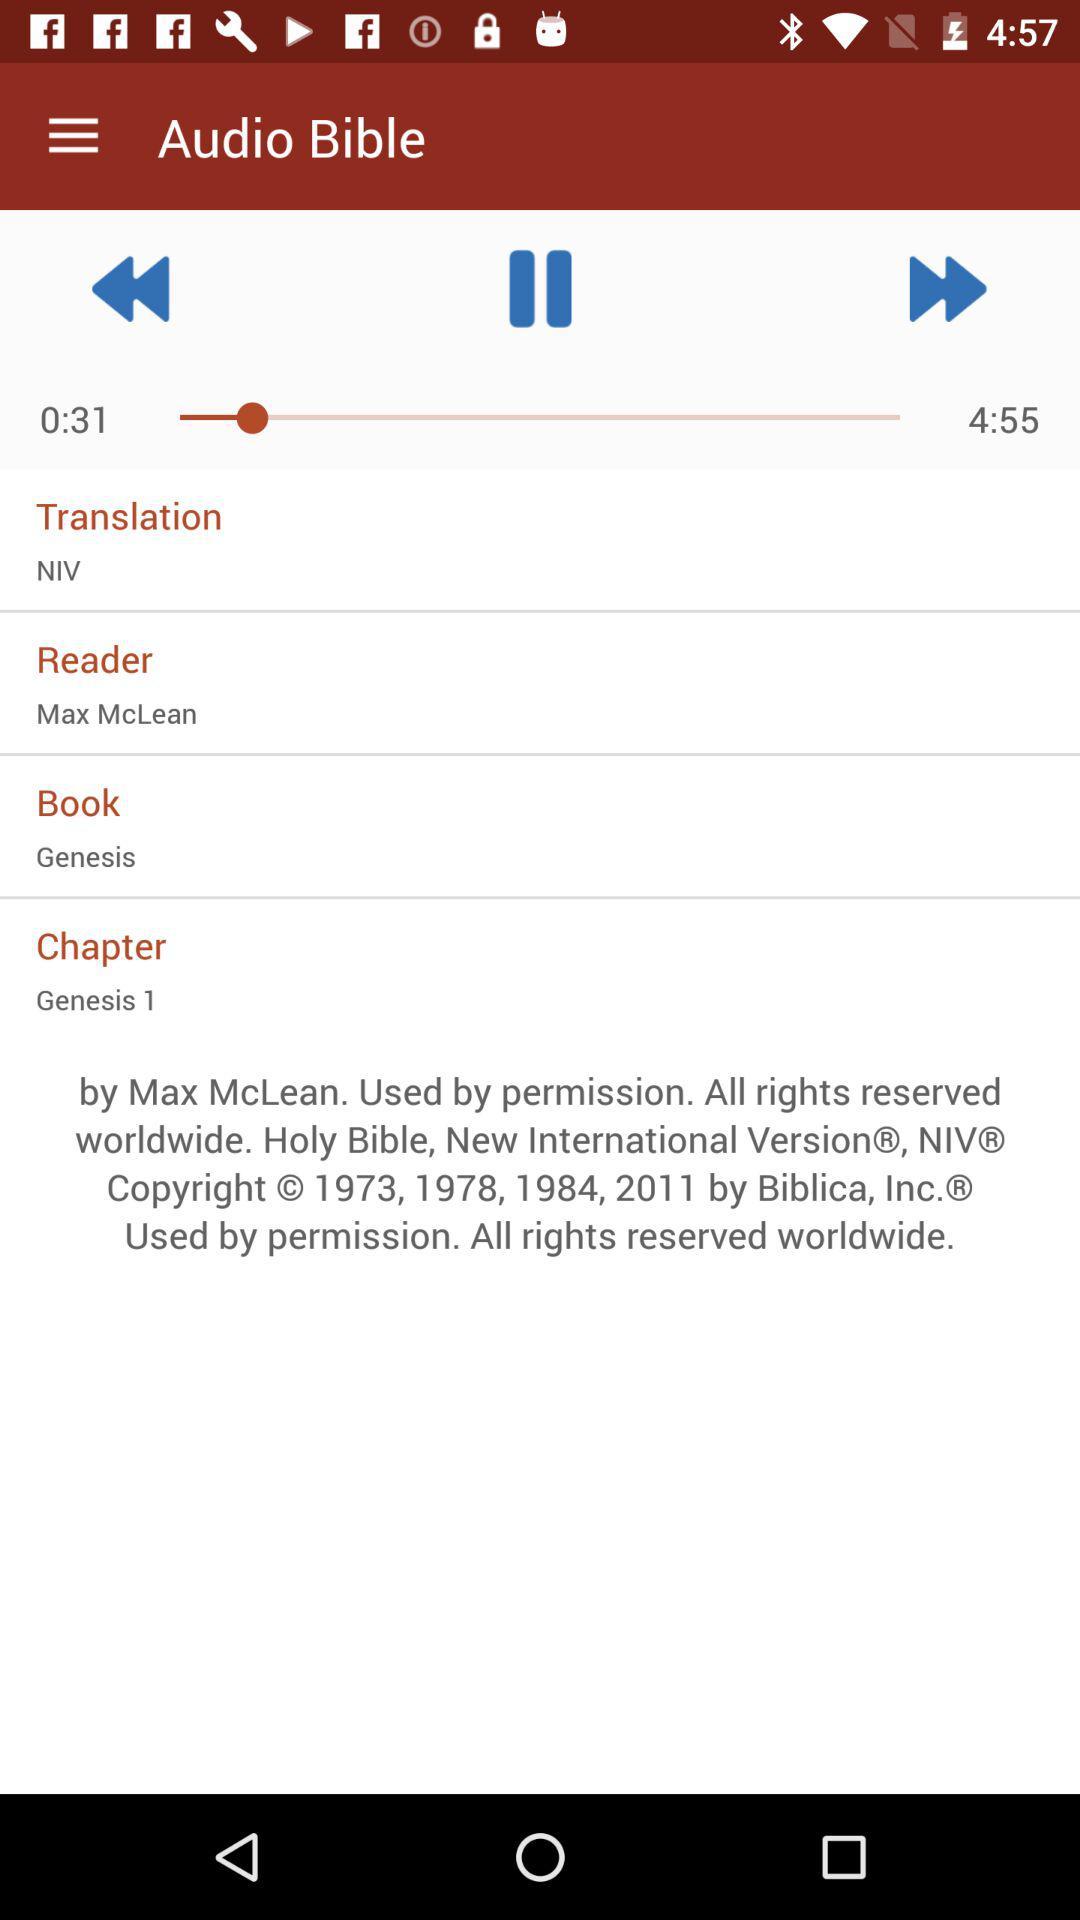  Describe the element at coordinates (540, 515) in the screenshot. I see `icon below the 0:32 item` at that location.